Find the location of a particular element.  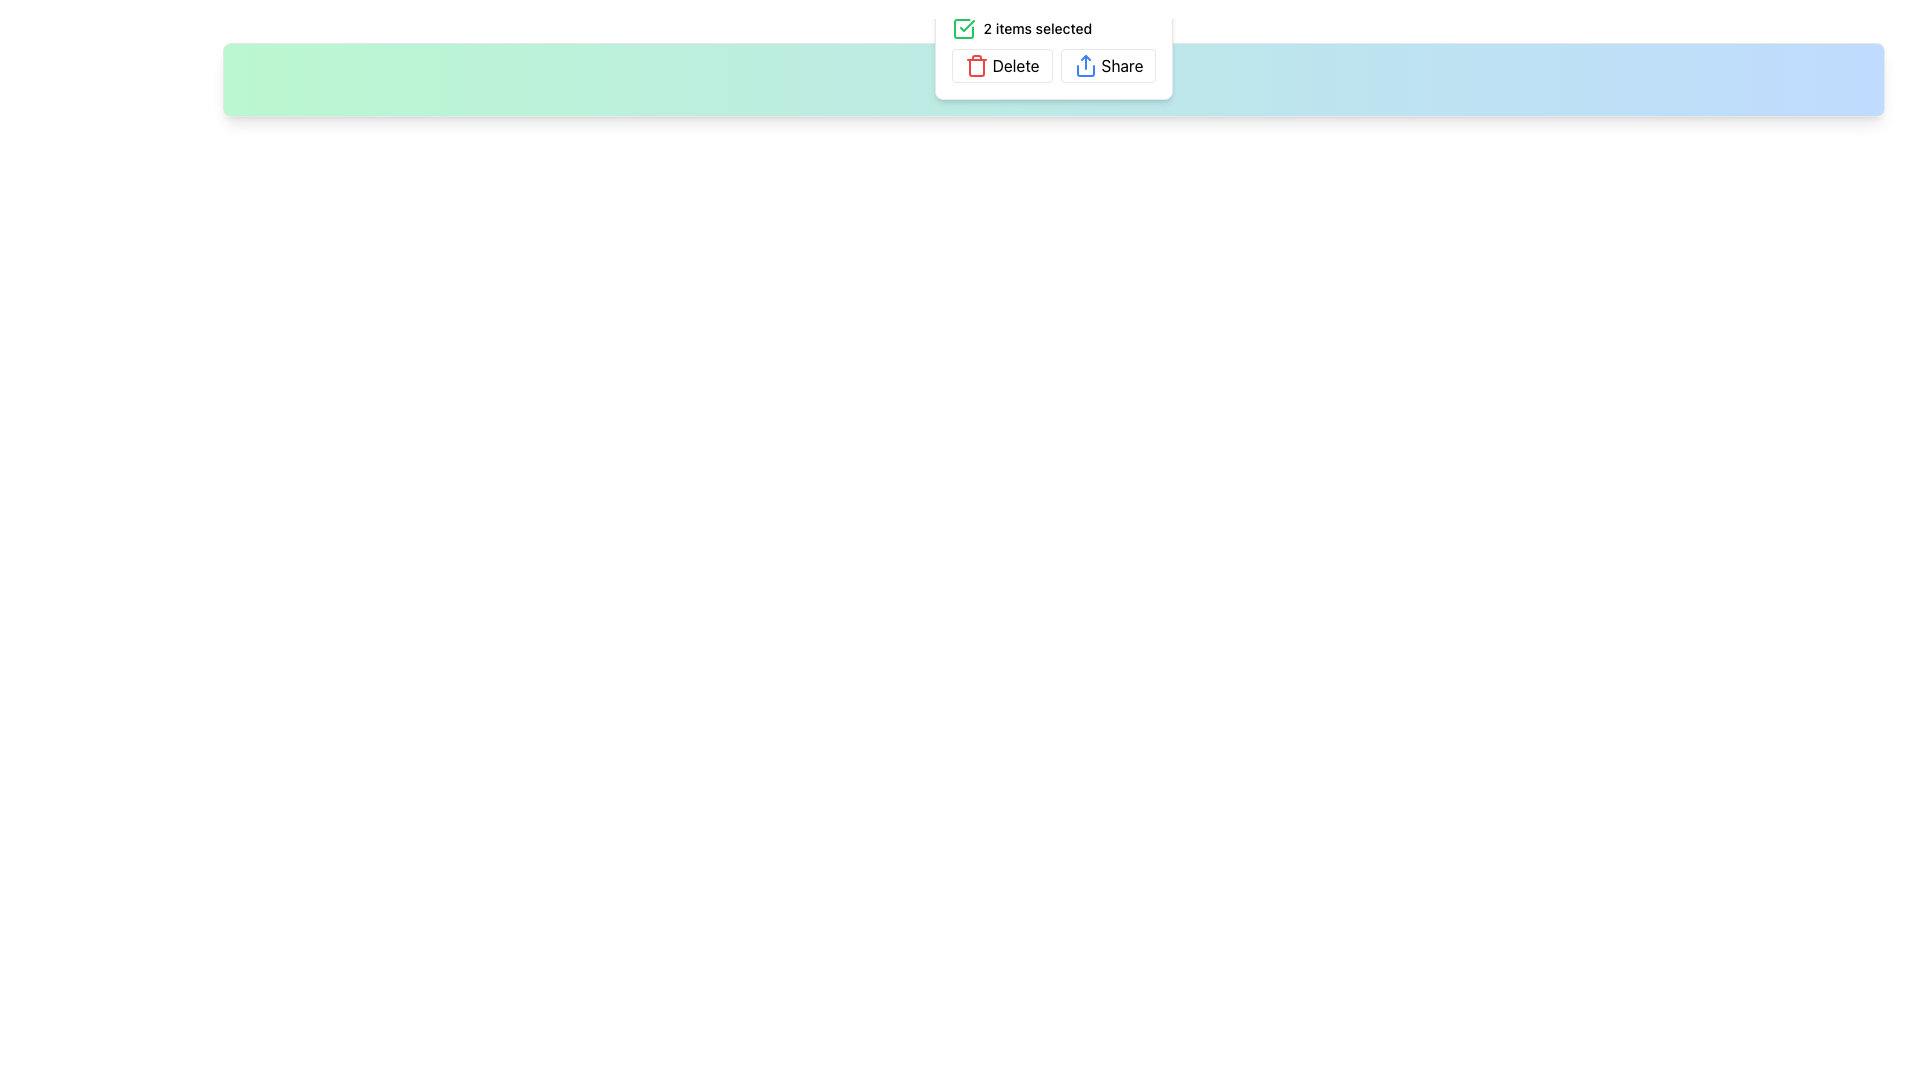

the 'Share' button which contains an upward arrow icon, located at the top-right of the toolbar is located at coordinates (1084, 64).